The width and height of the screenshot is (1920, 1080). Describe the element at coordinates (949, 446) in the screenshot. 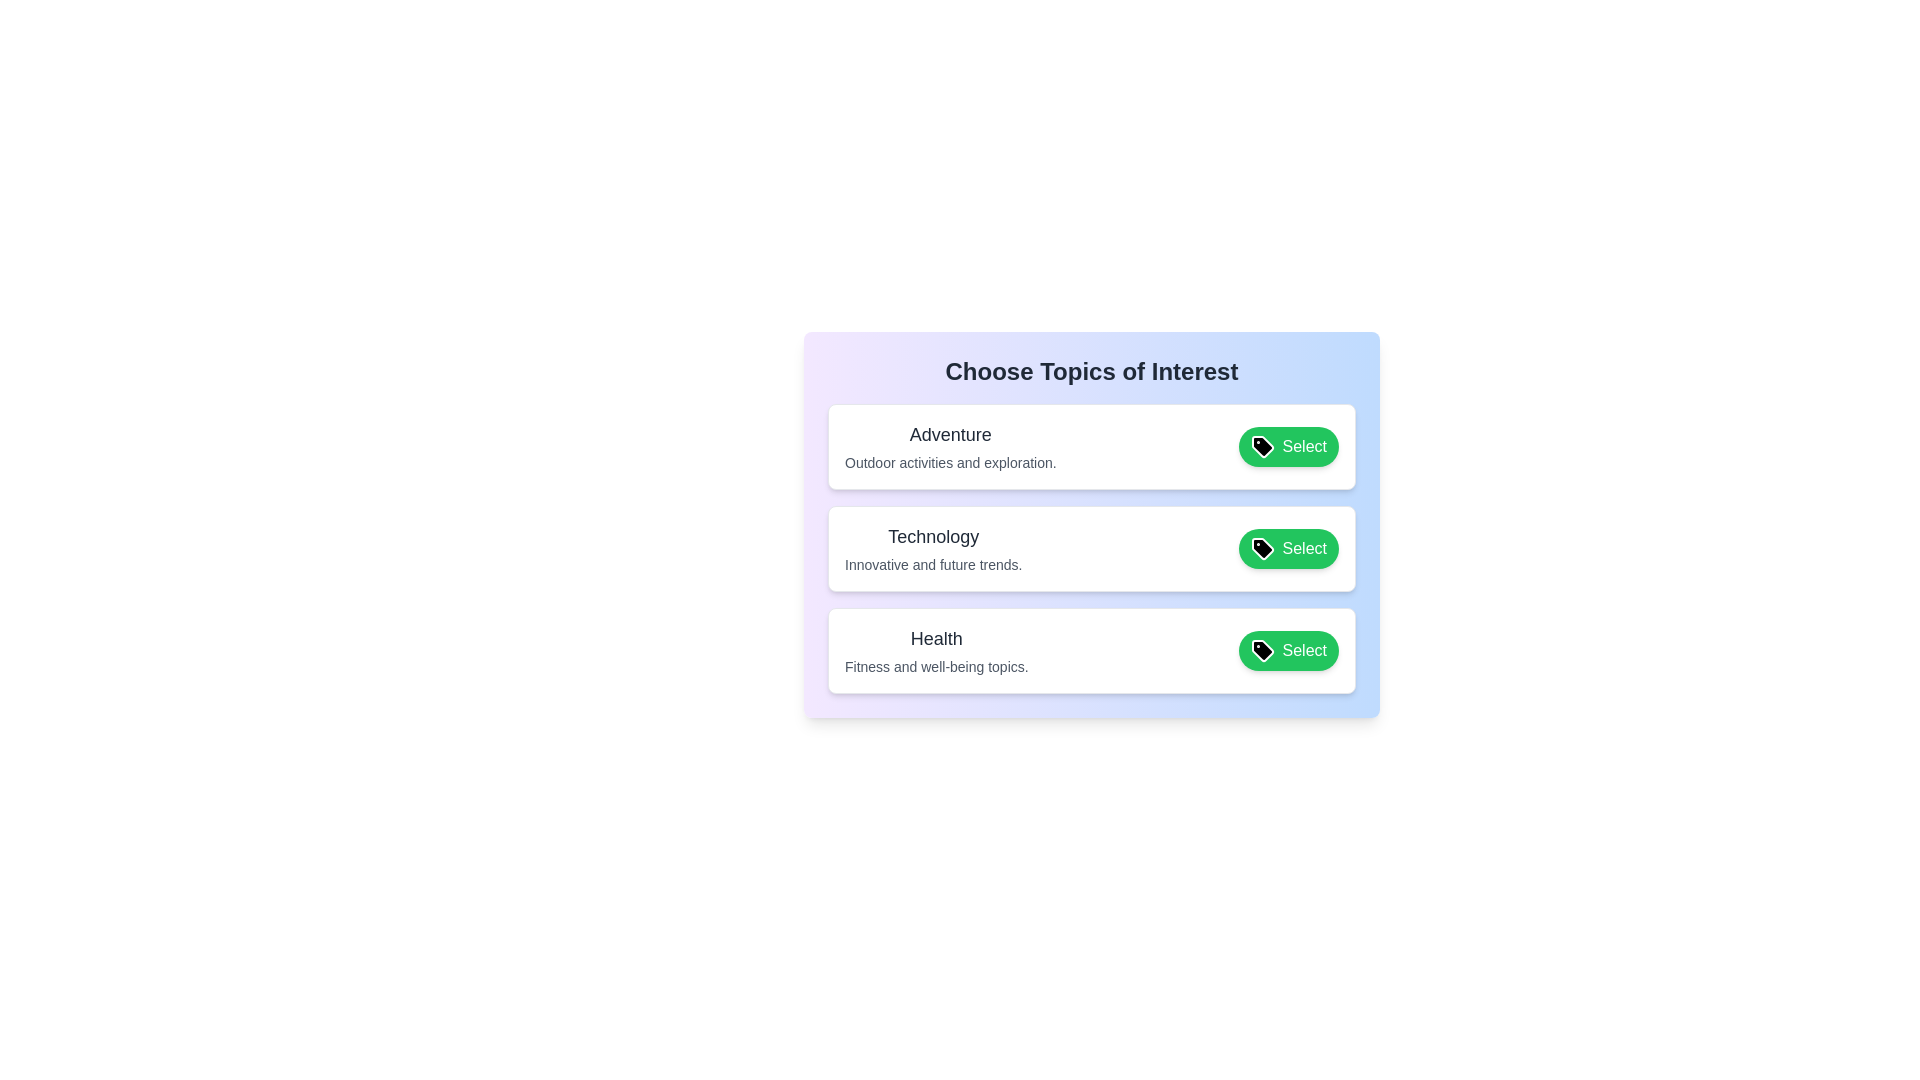

I see `the tag item labeled 'Adventure'` at that location.